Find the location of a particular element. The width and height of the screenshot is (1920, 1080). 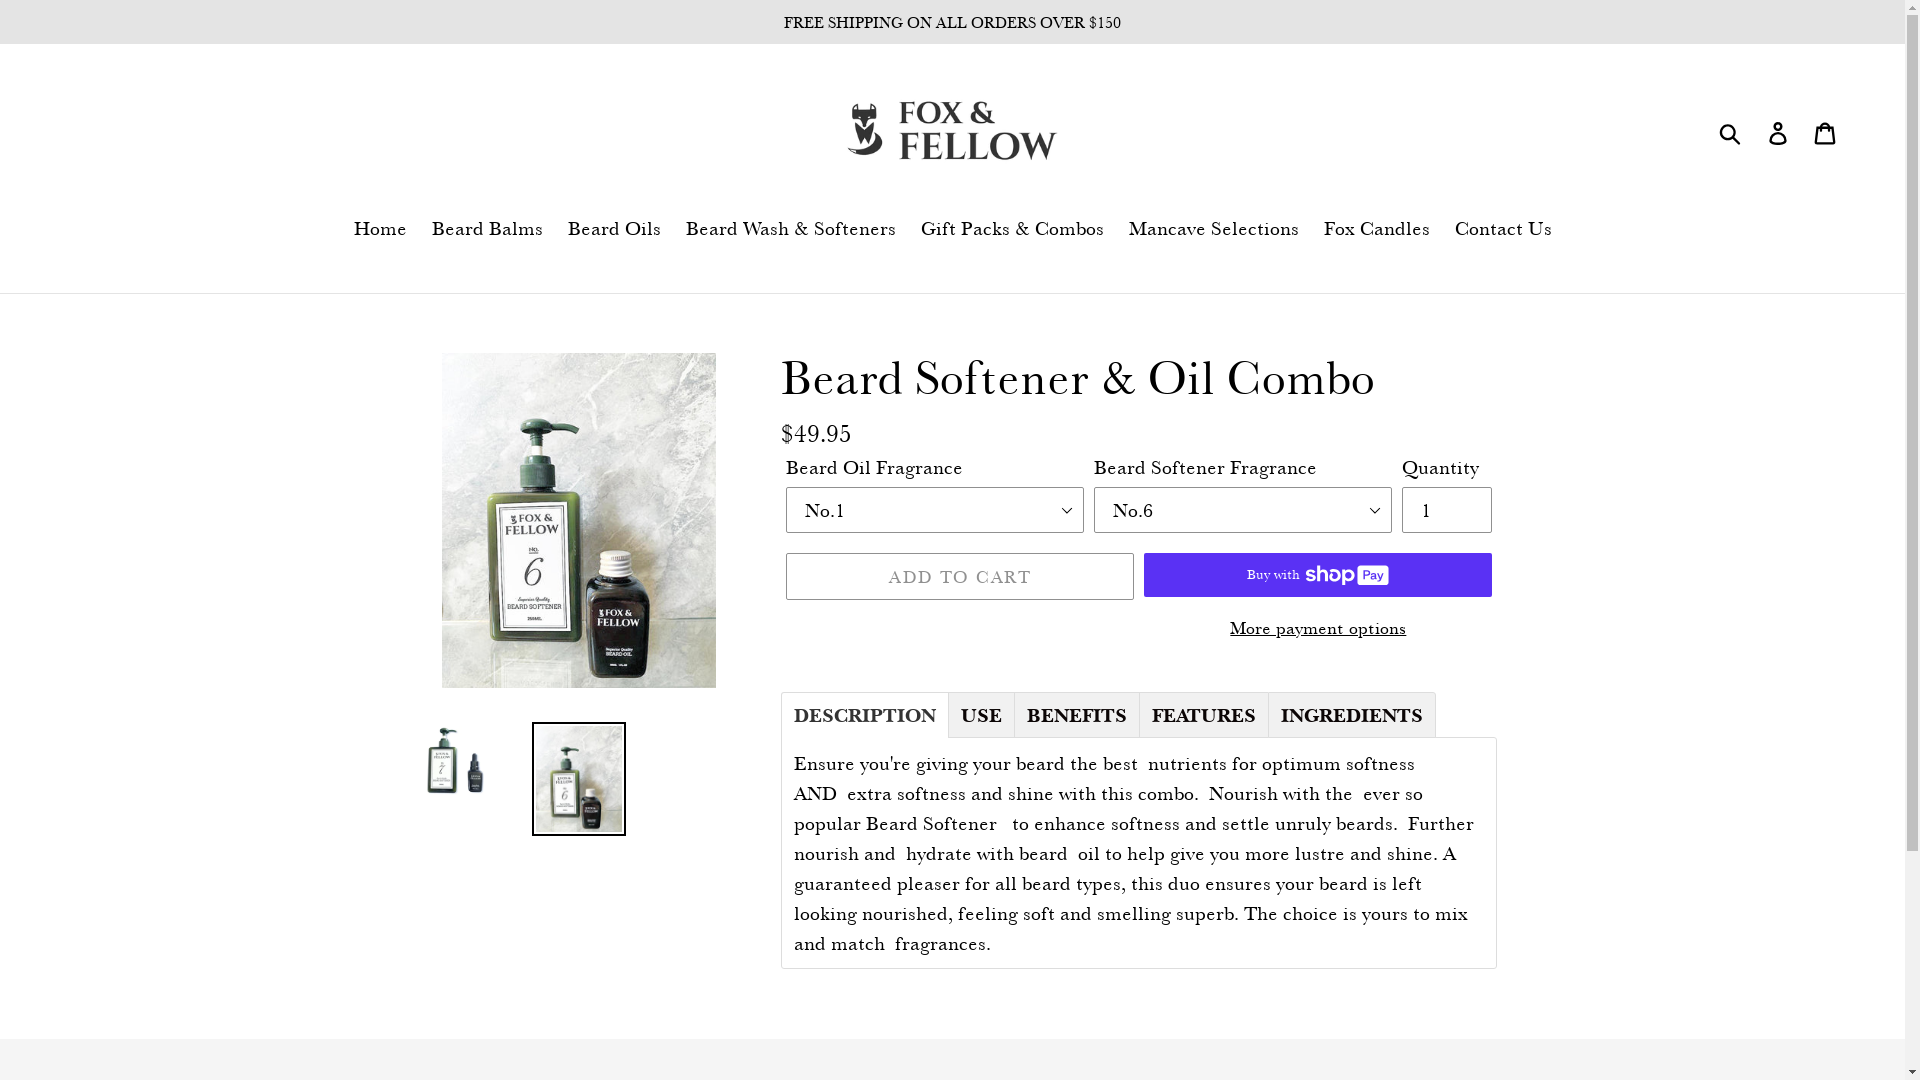

'Contact Us' is located at coordinates (1502, 228).